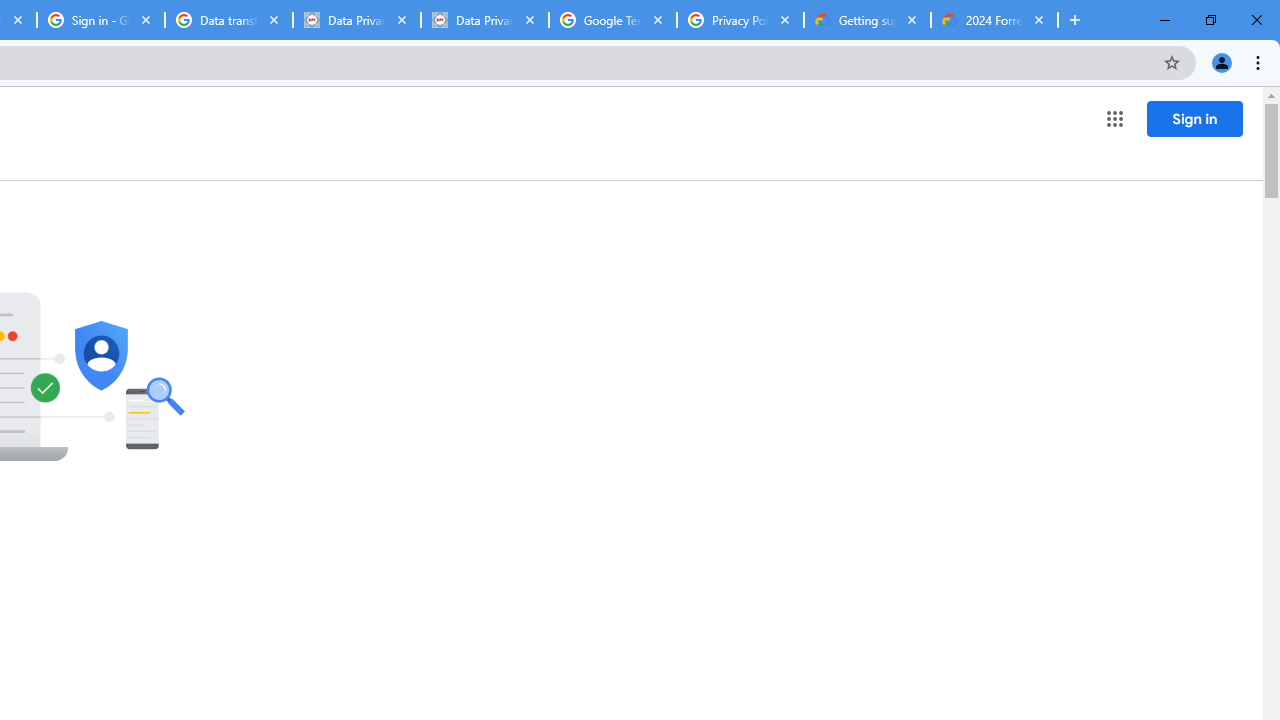 Image resolution: width=1280 pixels, height=720 pixels. Describe the element at coordinates (1259, 61) in the screenshot. I see `'Chrome'` at that location.